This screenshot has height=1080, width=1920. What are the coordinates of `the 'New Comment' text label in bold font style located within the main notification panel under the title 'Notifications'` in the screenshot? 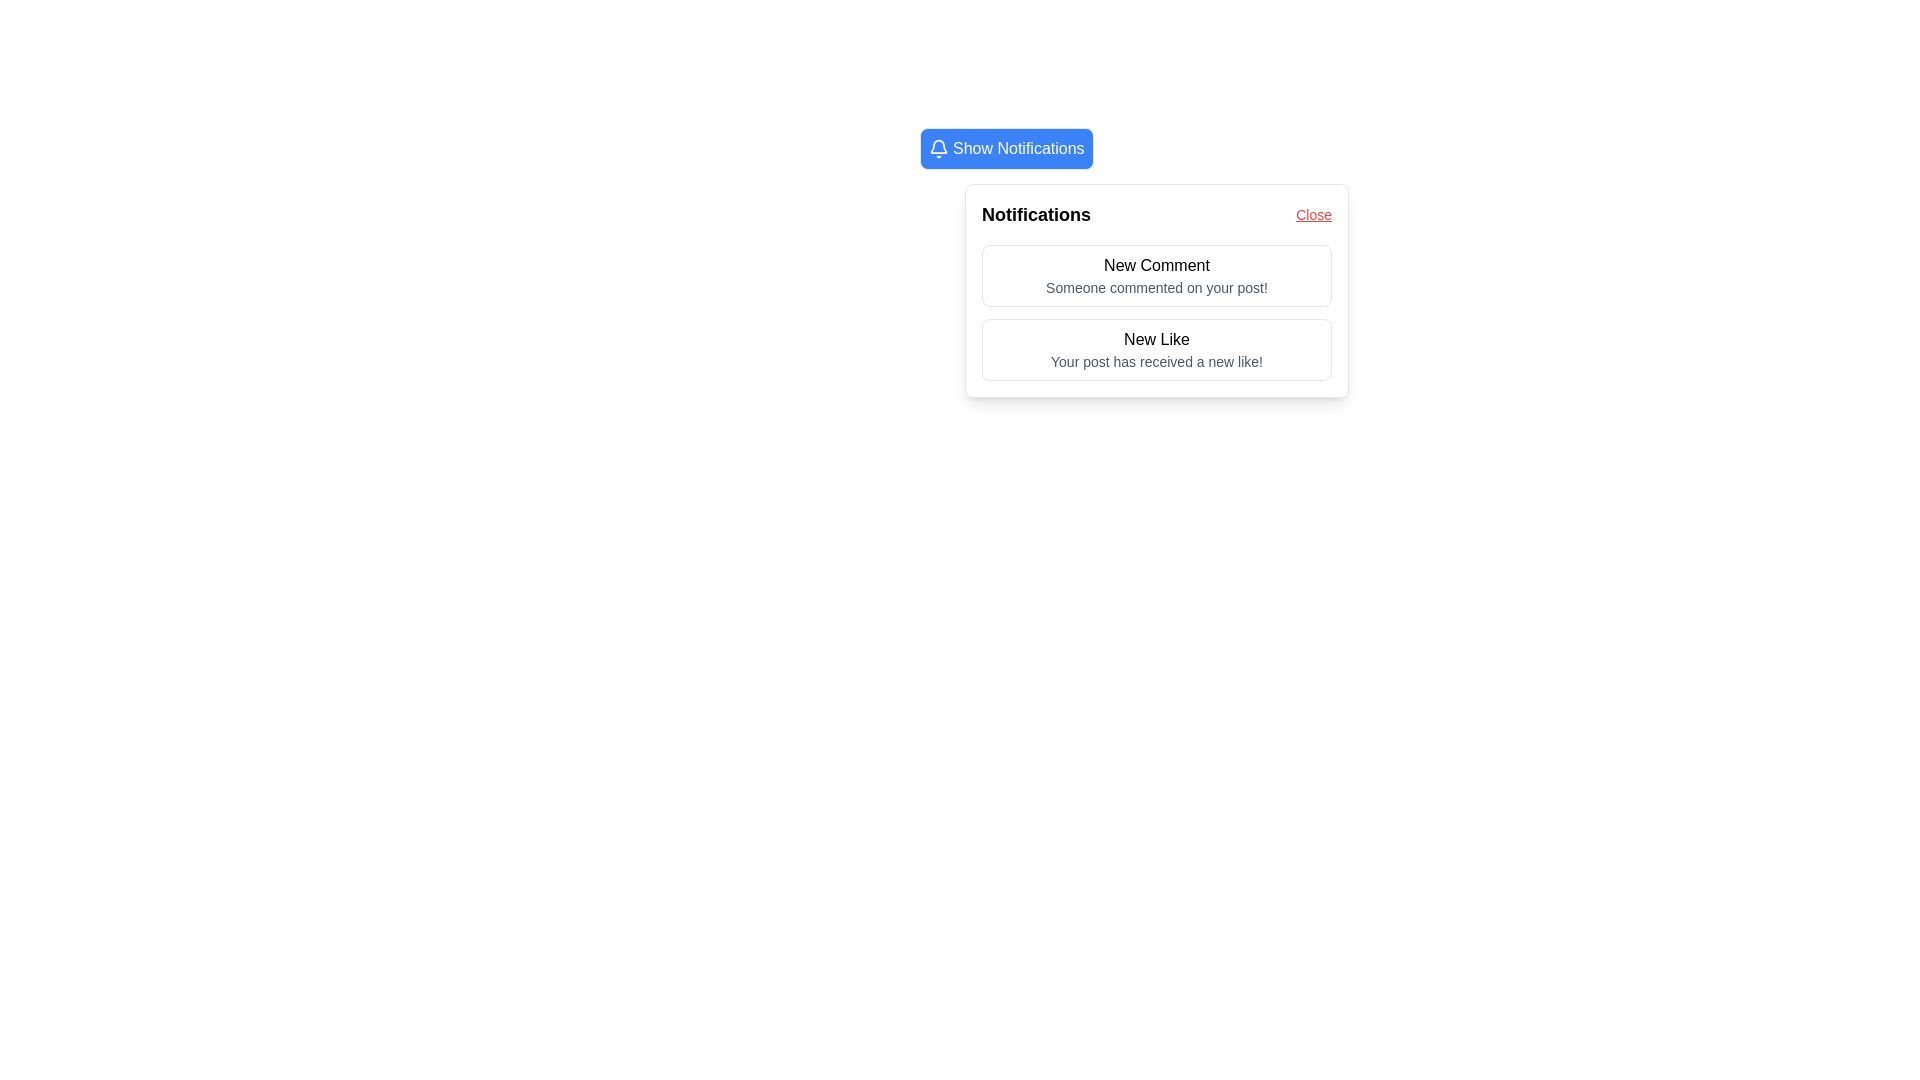 It's located at (1156, 265).